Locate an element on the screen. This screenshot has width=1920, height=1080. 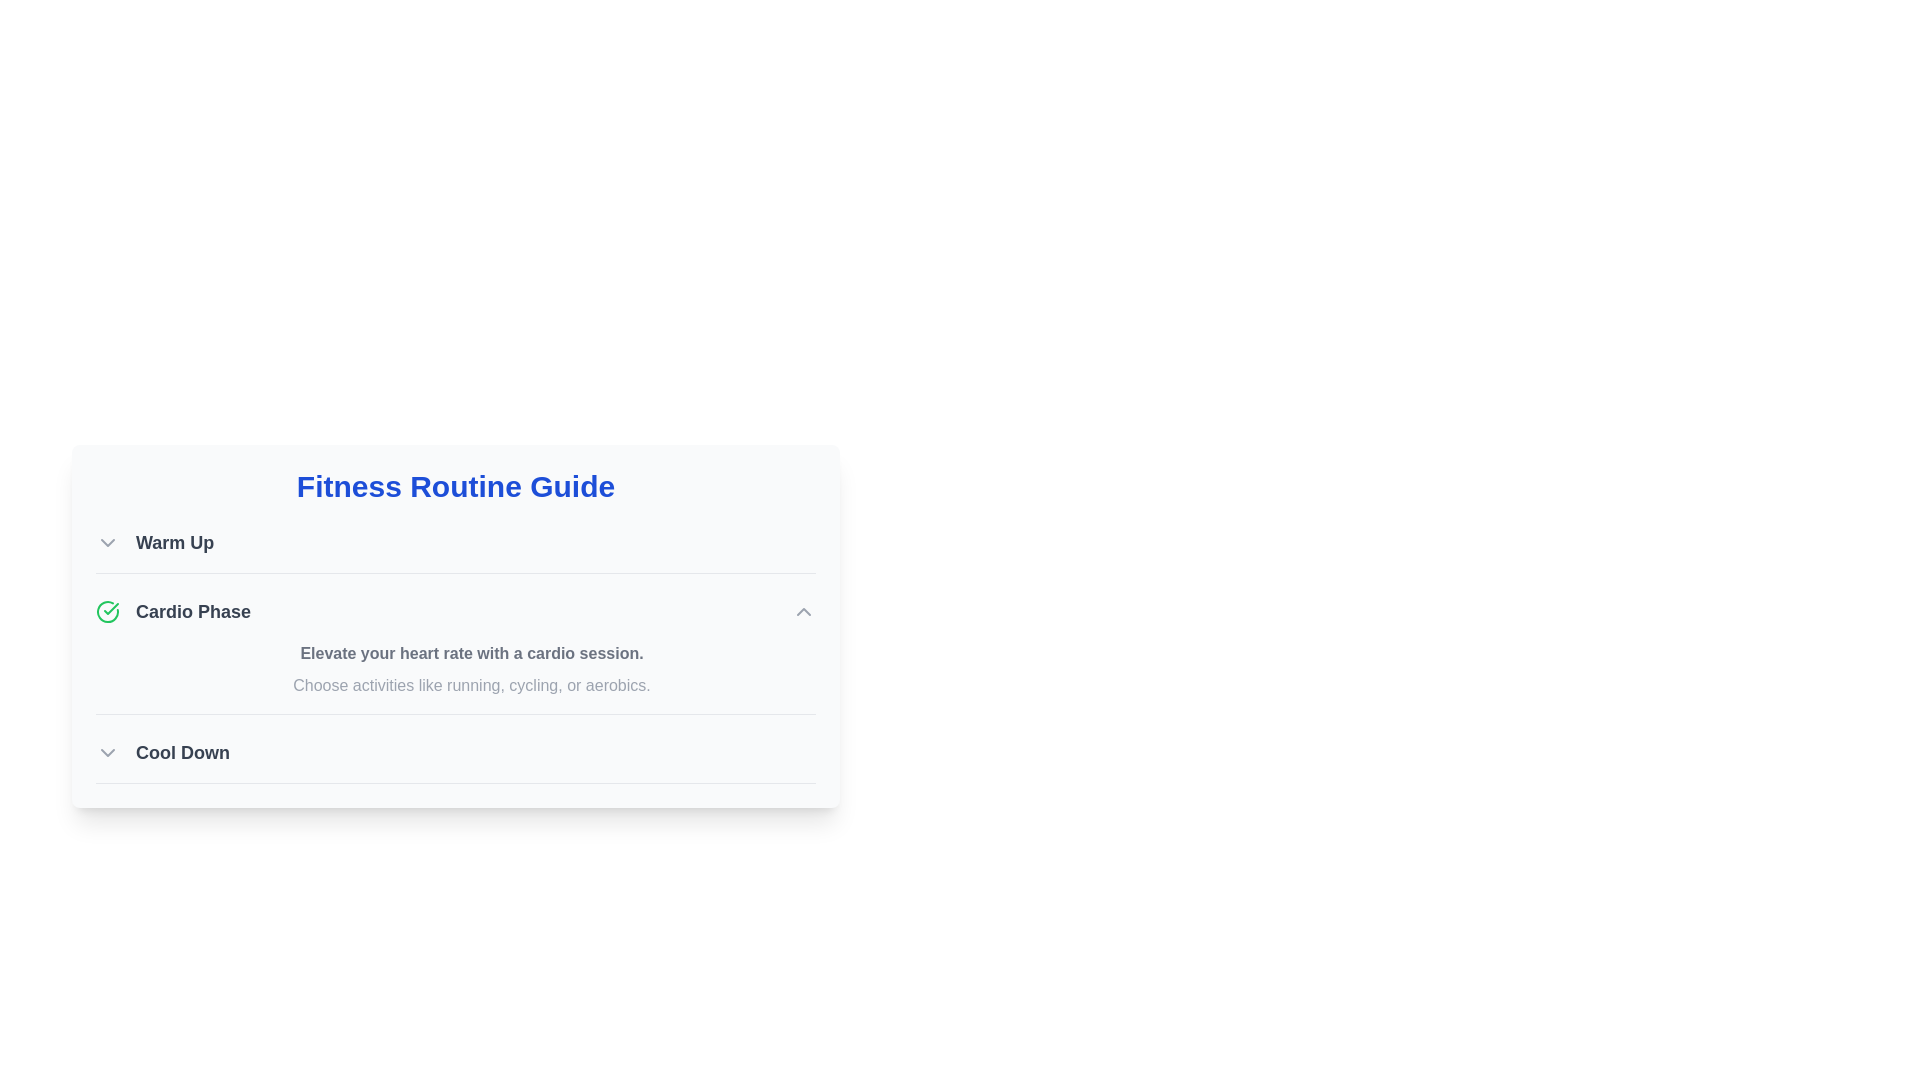
the informational text block that provides guidance related to the 'Cardio Phase' section, located below the title 'Cardio Phase' is located at coordinates (470, 670).